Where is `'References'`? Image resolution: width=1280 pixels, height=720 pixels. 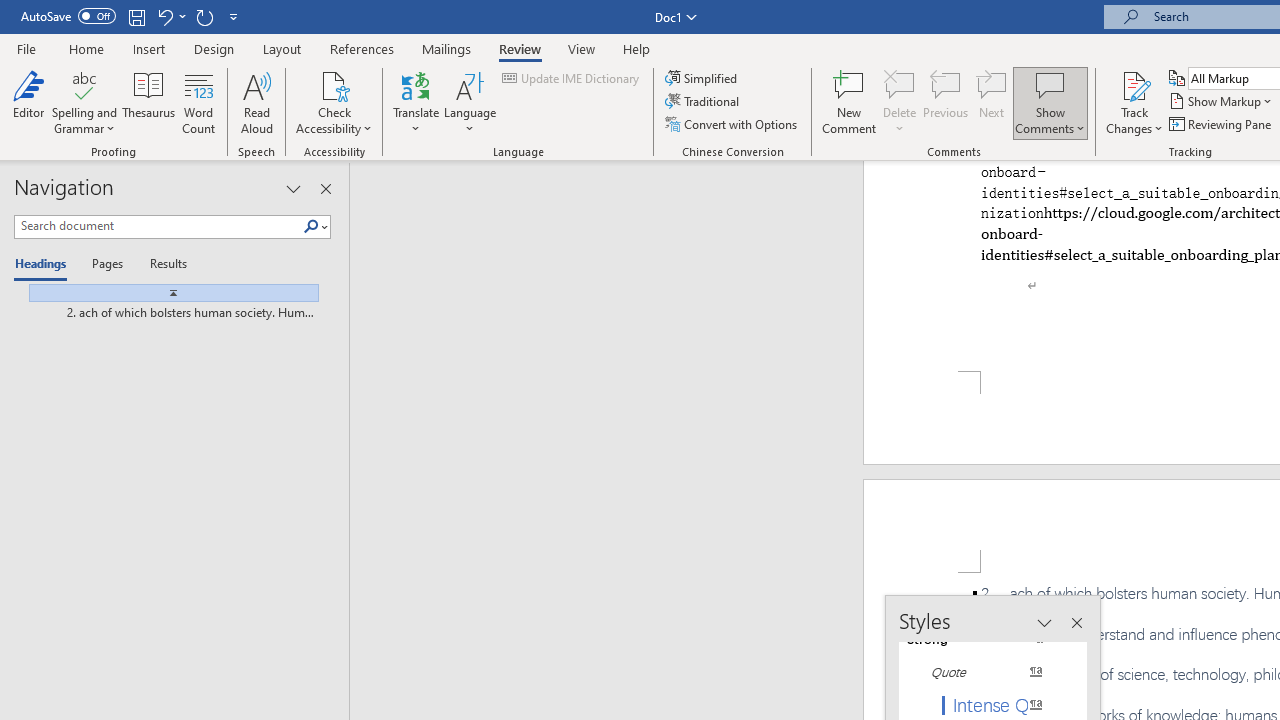
'References' is located at coordinates (362, 48).